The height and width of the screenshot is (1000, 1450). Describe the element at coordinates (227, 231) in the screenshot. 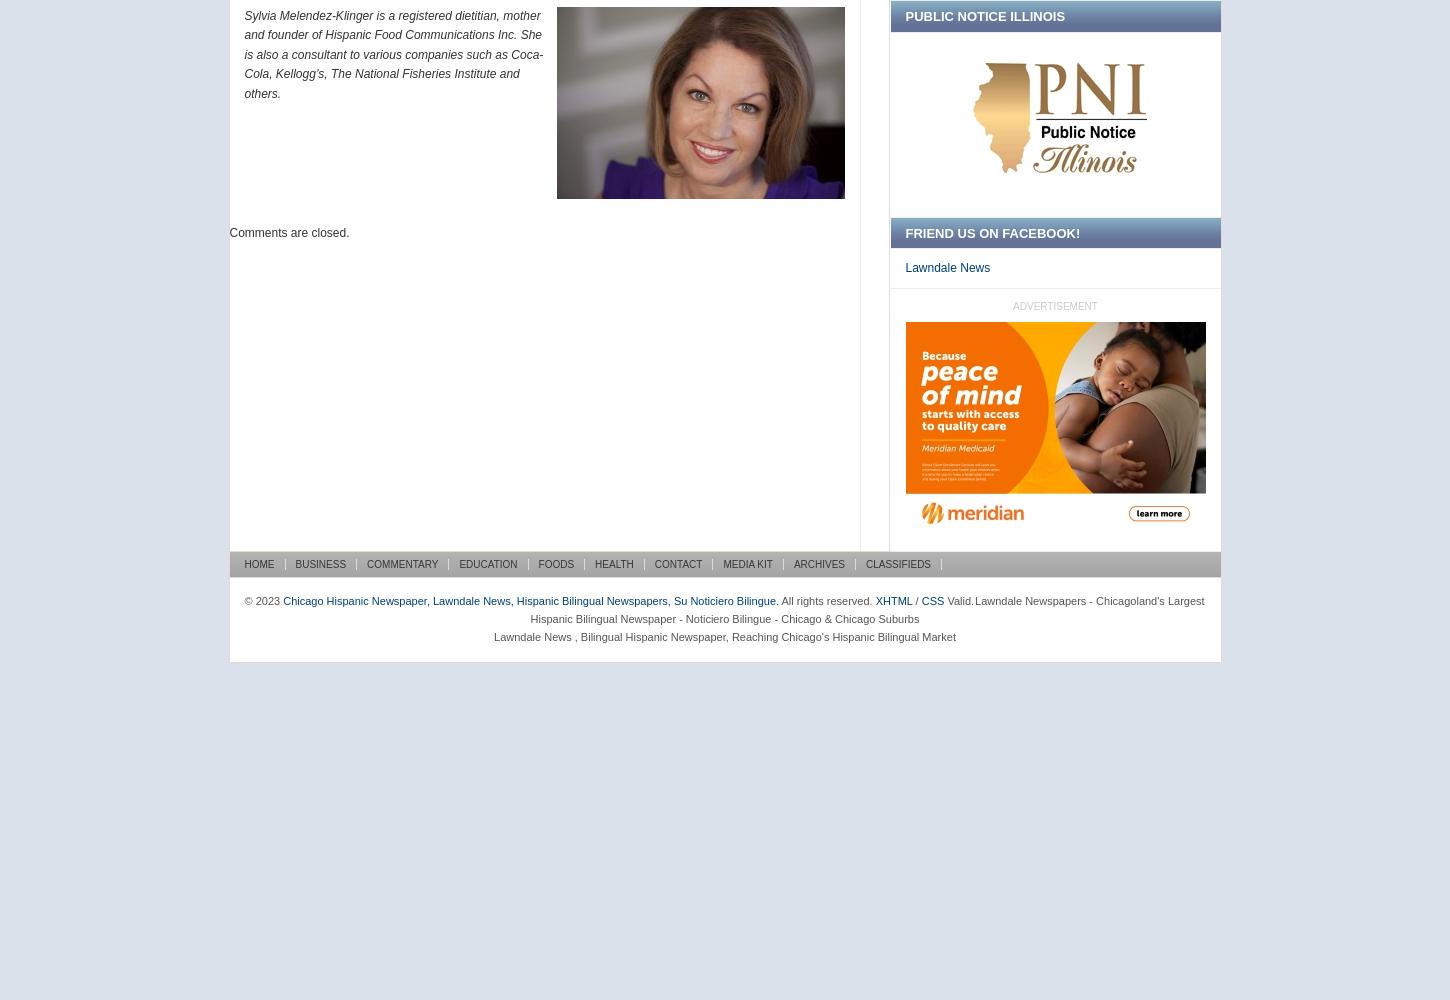

I see `'Comments are closed.'` at that location.